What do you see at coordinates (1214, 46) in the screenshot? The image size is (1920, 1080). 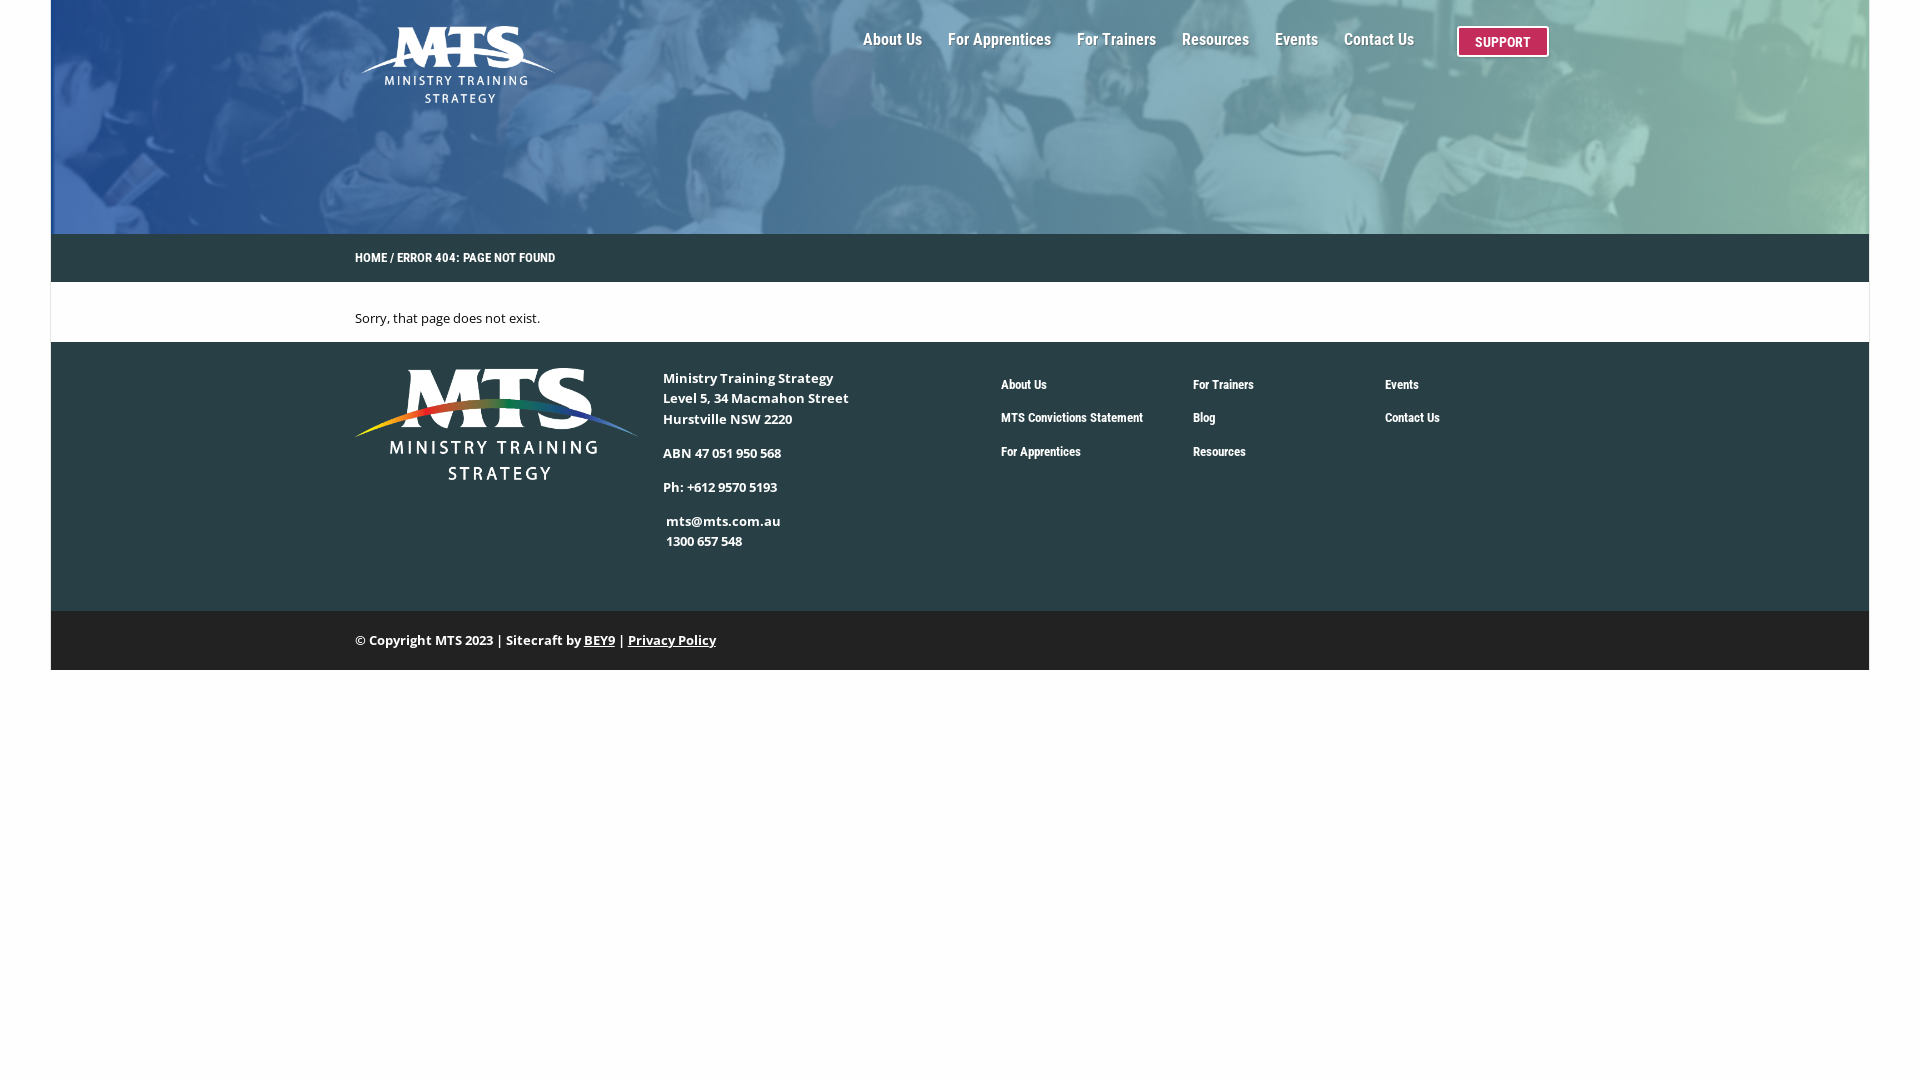 I see `'Resources'` at bounding box center [1214, 46].